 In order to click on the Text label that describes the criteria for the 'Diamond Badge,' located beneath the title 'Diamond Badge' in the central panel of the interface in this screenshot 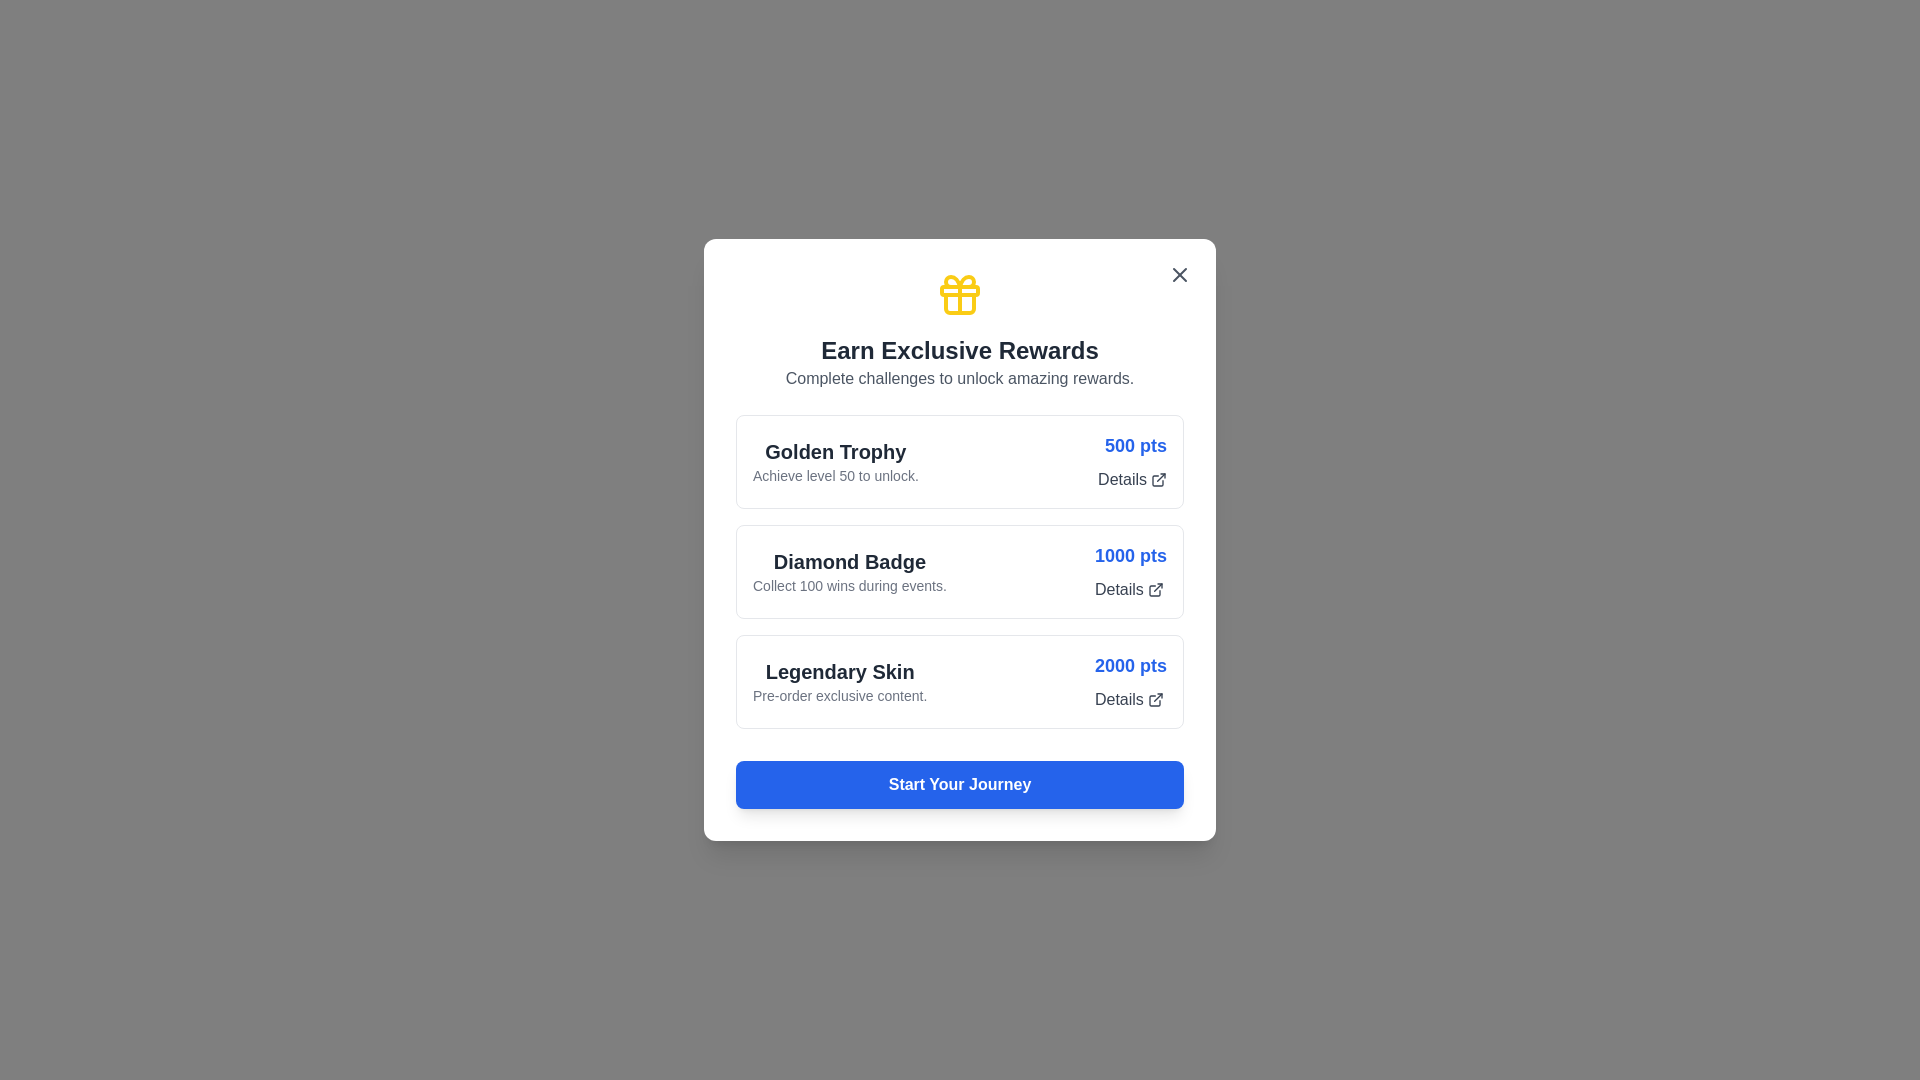, I will do `click(849, 585)`.